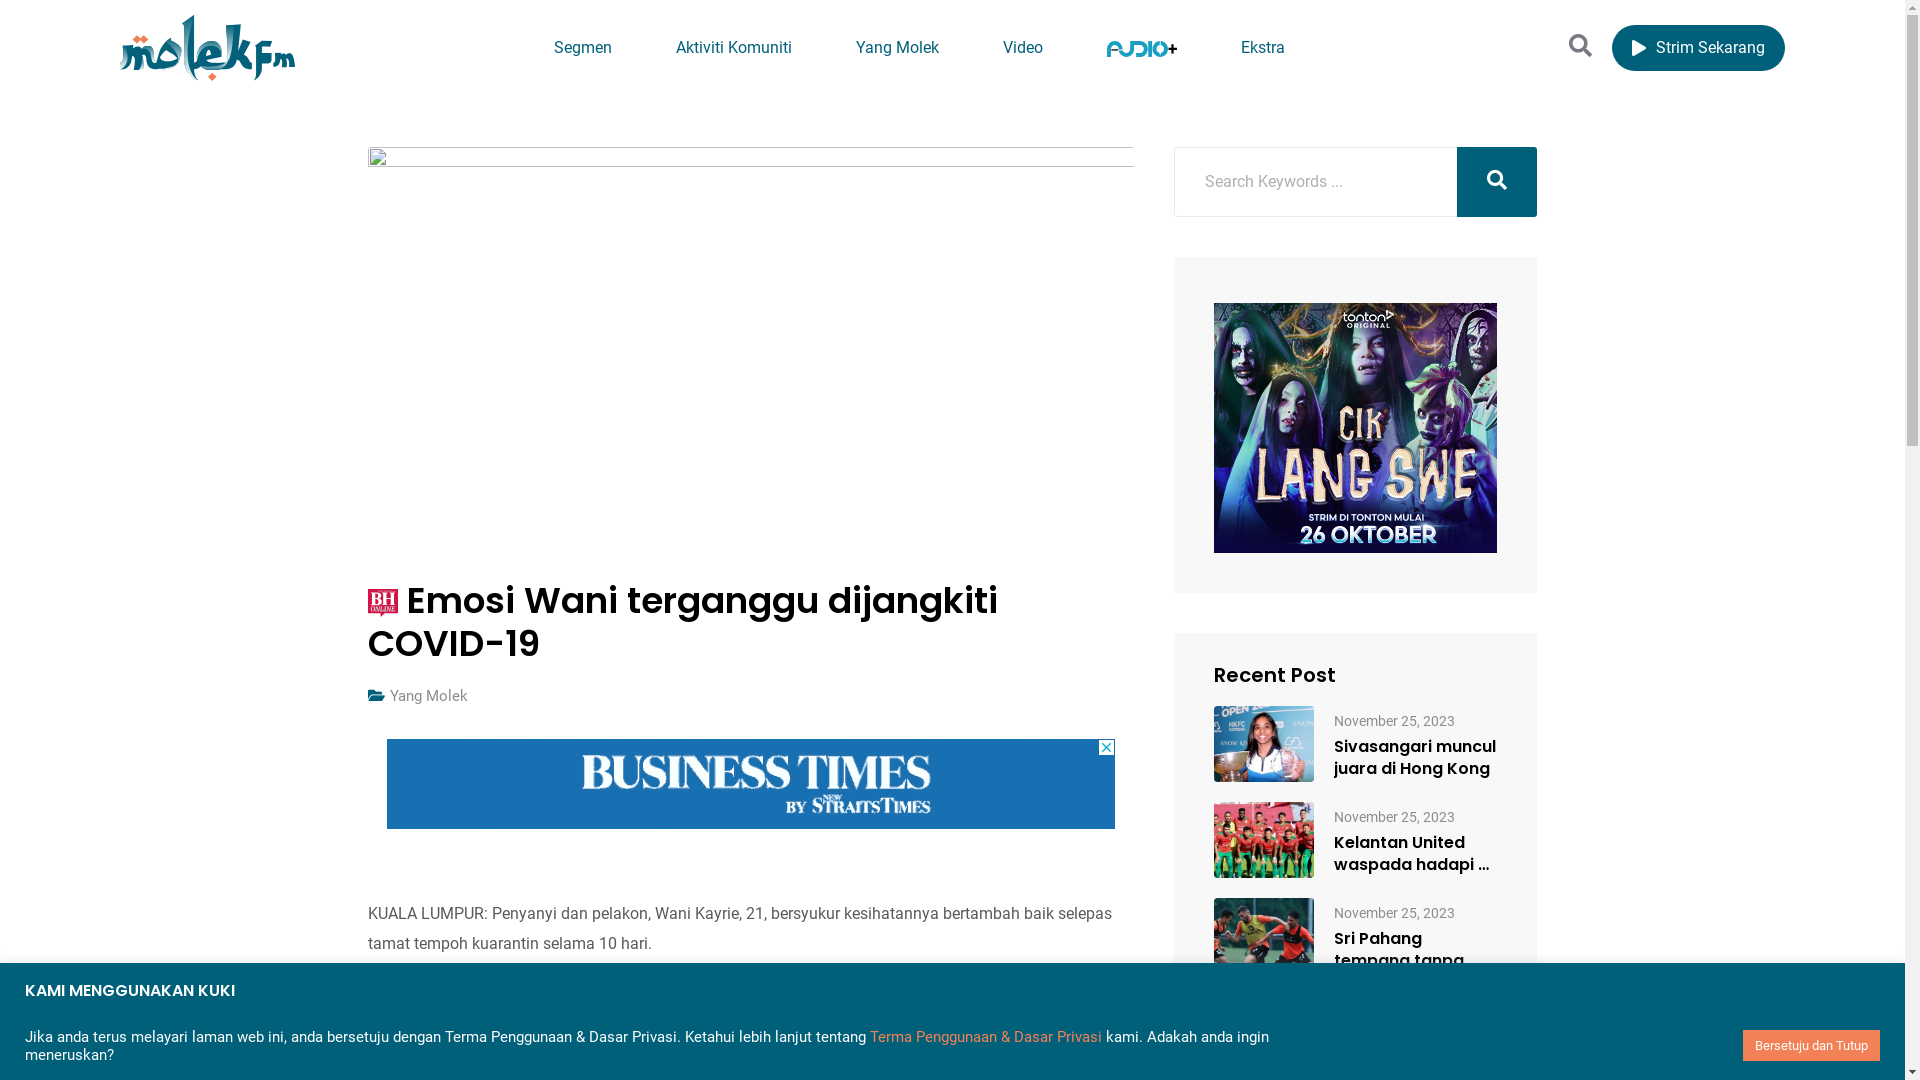  What do you see at coordinates (896, 47) in the screenshot?
I see `'Yang Molek'` at bounding box center [896, 47].